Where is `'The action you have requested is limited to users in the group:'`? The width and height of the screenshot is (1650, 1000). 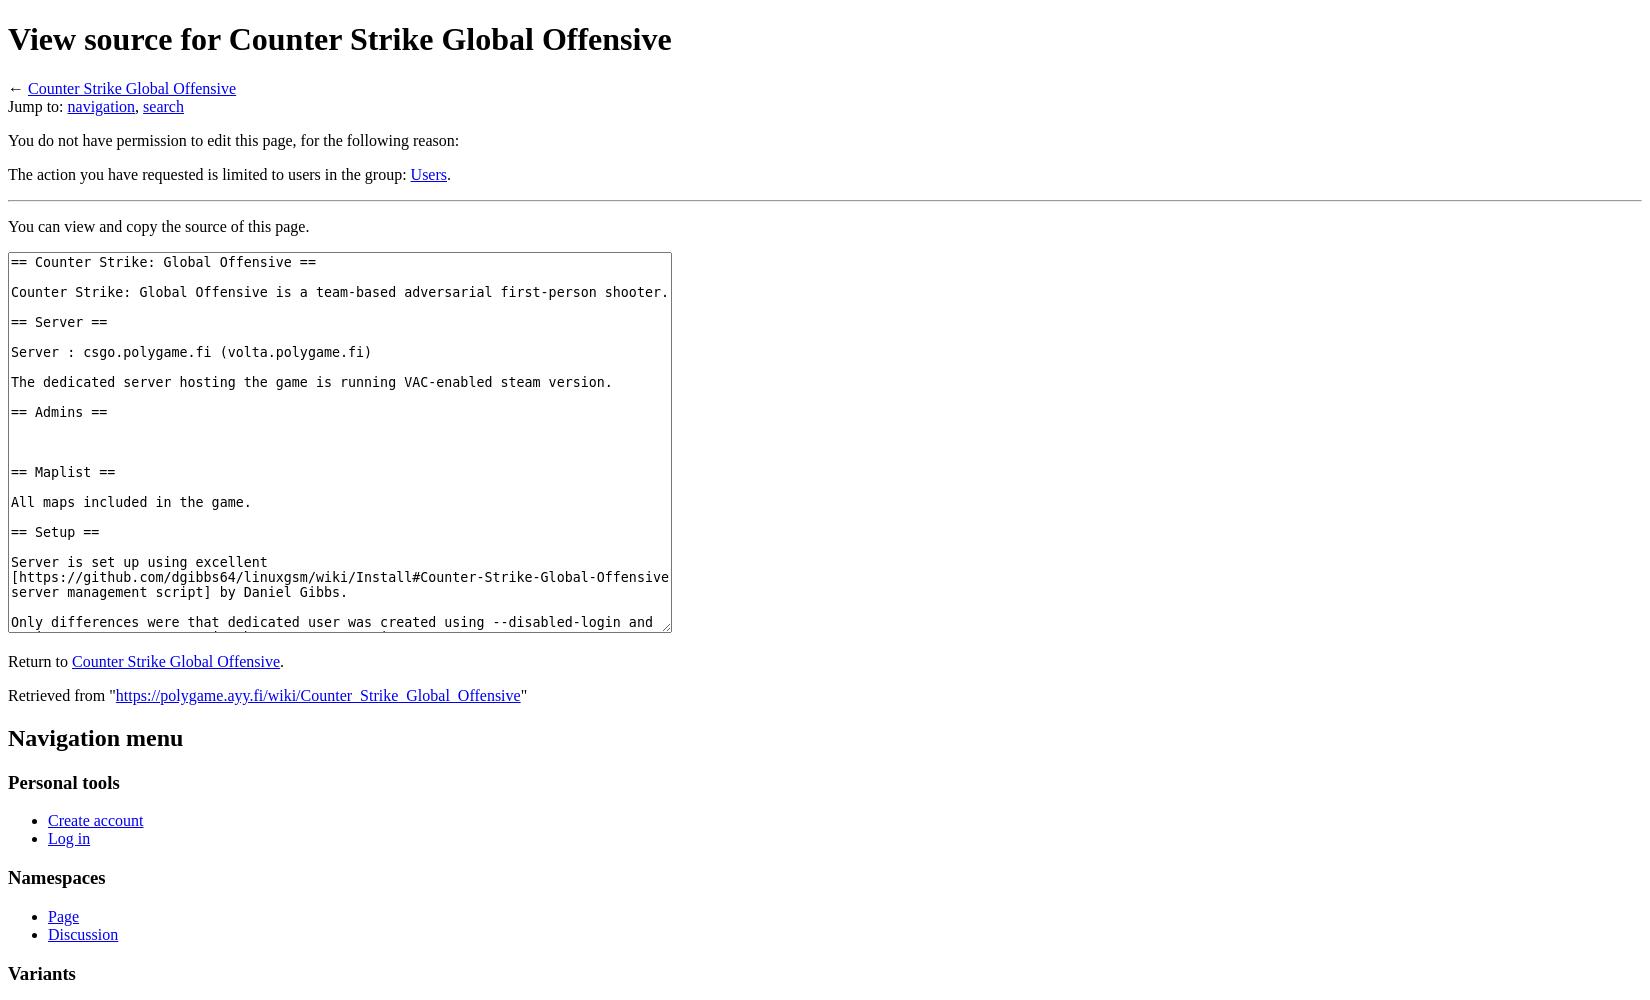 'The action you have requested is limited to users in the group:' is located at coordinates (209, 173).